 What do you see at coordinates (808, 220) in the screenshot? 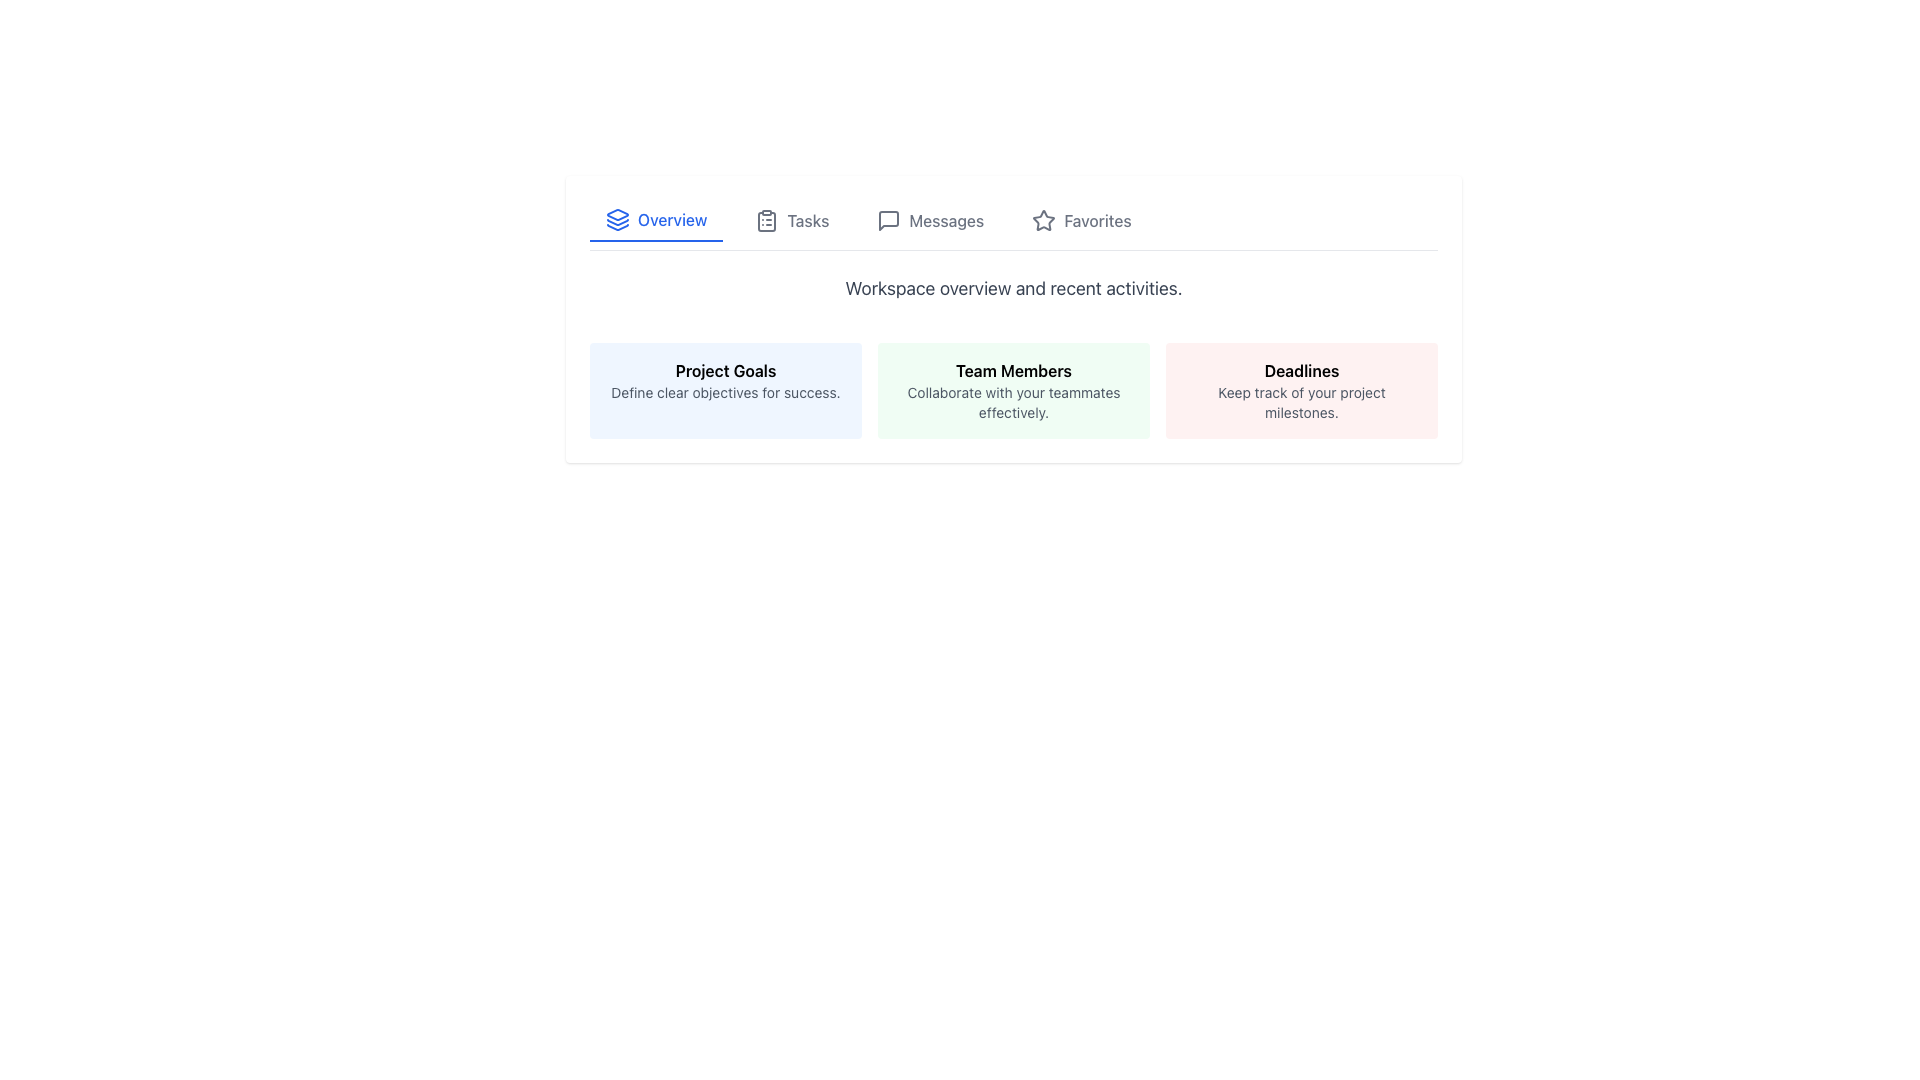
I see `the 'Tasks' text label in the top navigation bar, which is styled in medium gray font and appears after 'Overview' and before 'Messages'` at bounding box center [808, 220].